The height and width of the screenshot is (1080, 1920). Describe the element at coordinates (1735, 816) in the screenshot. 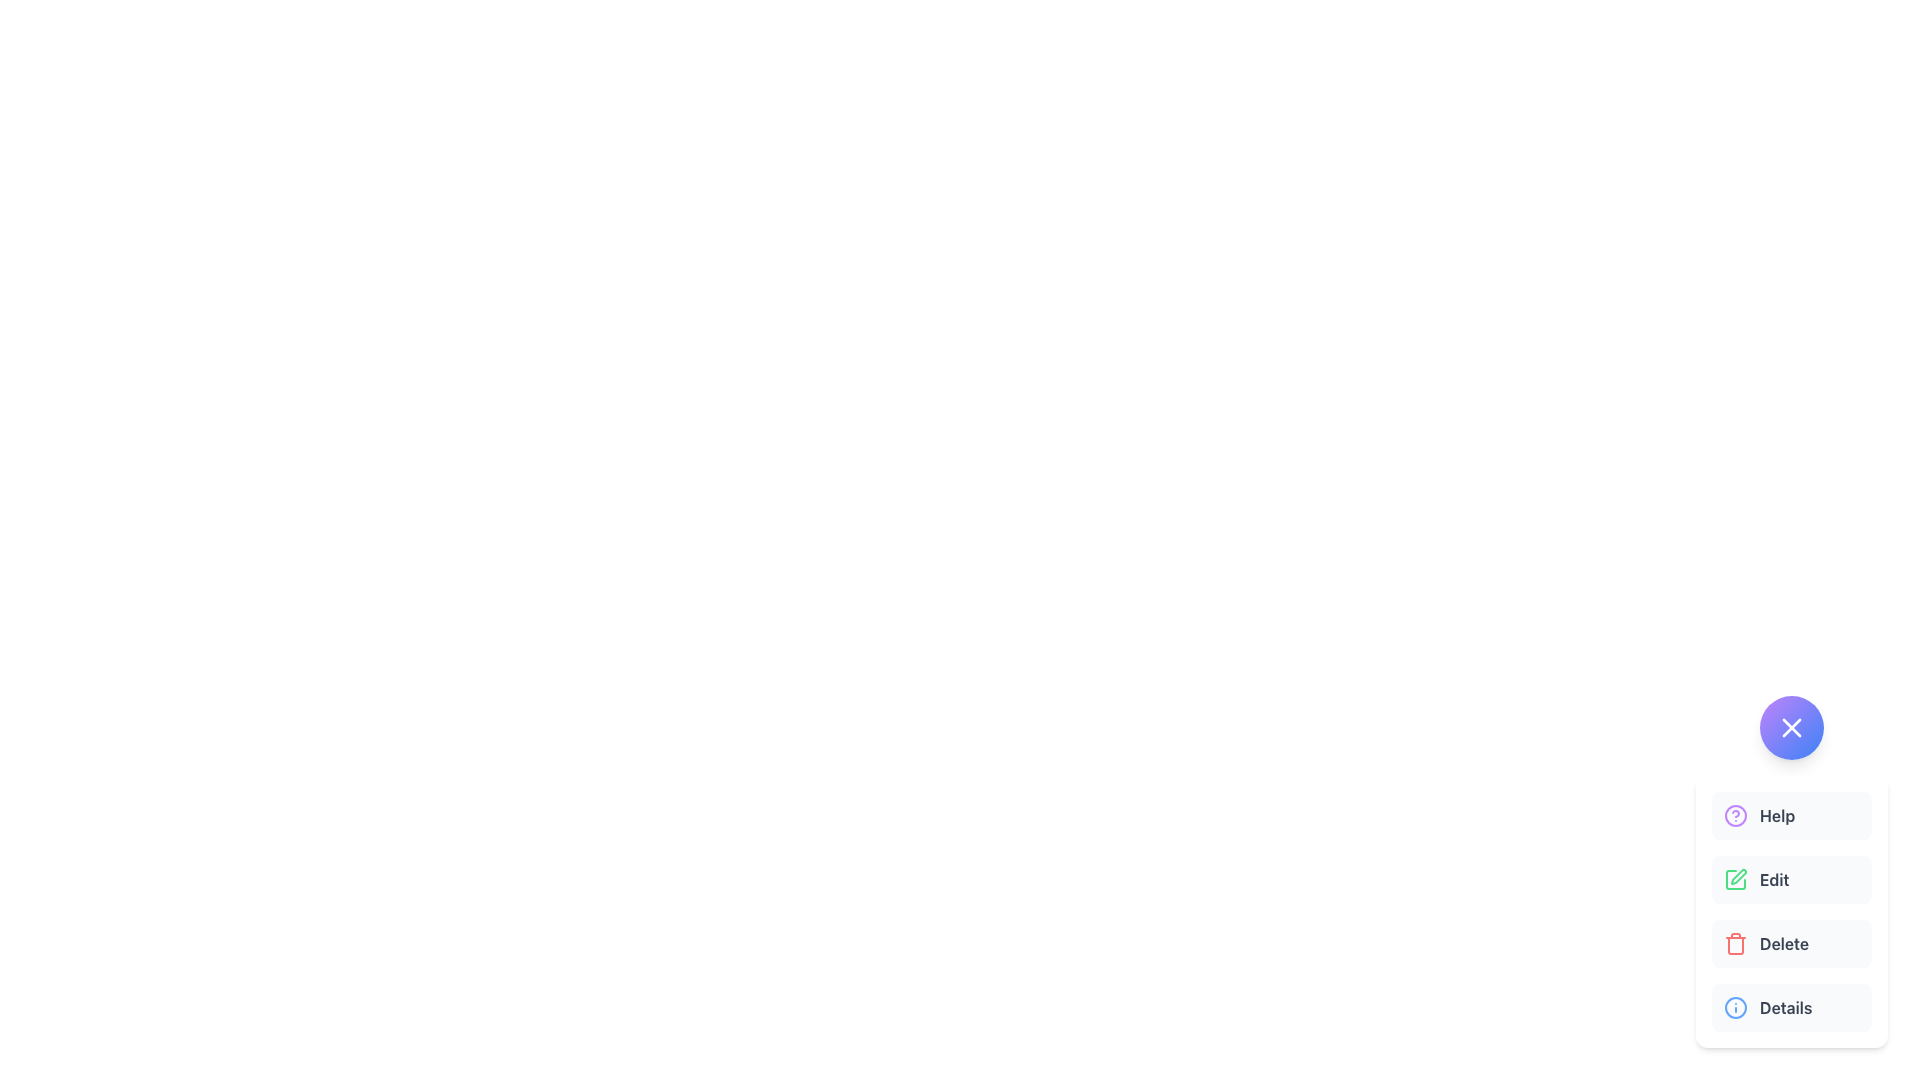

I see `the help icon located in the vertical menu, which is the first item under the 'Help' option` at that location.